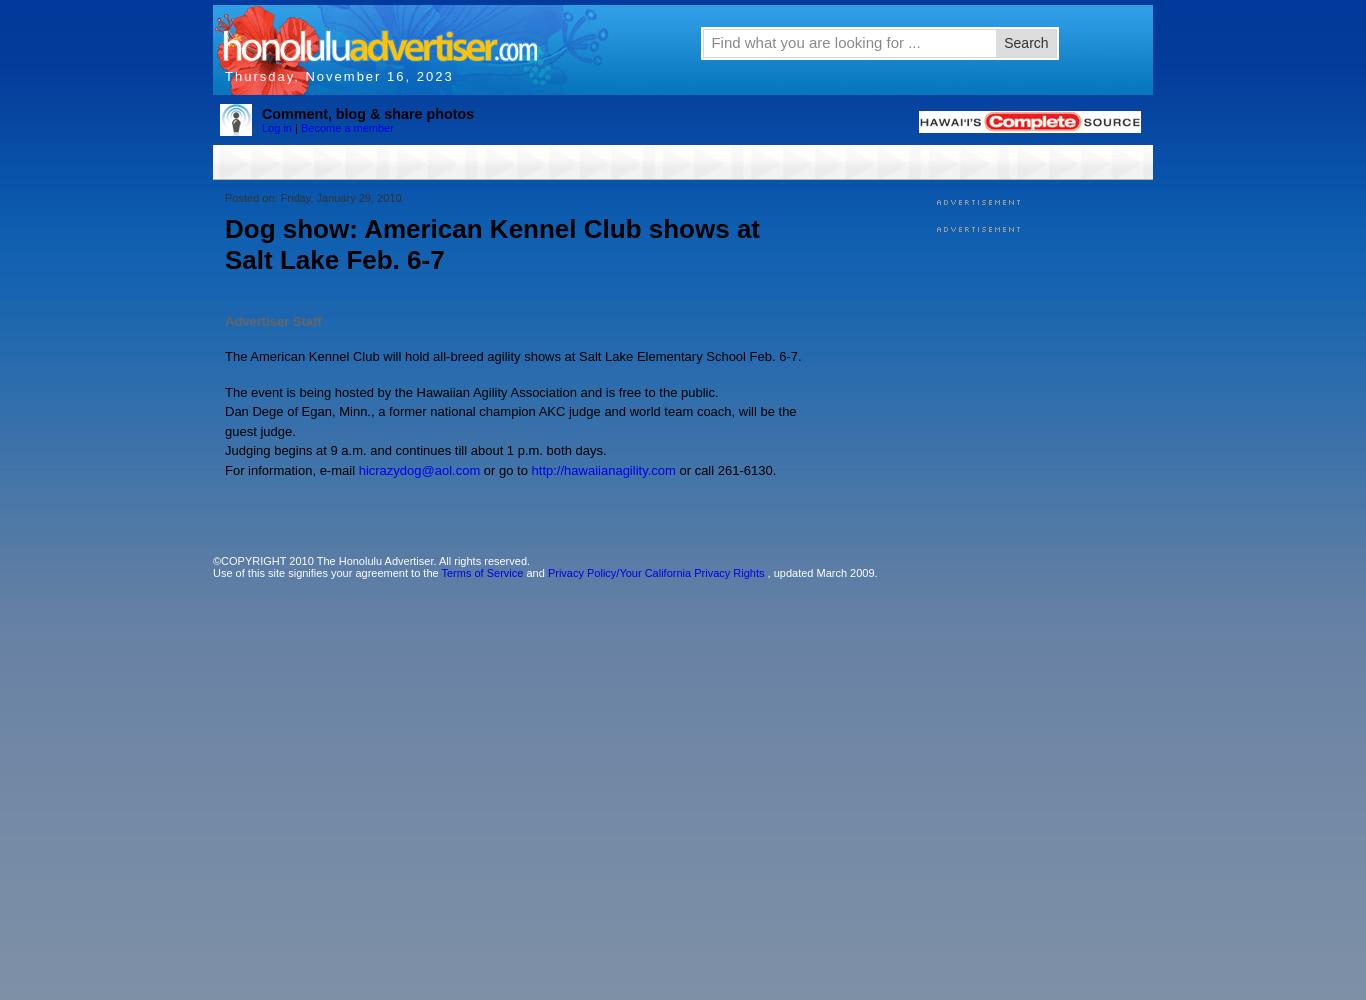 The width and height of the screenshot is (1366, 1000). I want to click on 'Terms of Service', so click(439, 572).